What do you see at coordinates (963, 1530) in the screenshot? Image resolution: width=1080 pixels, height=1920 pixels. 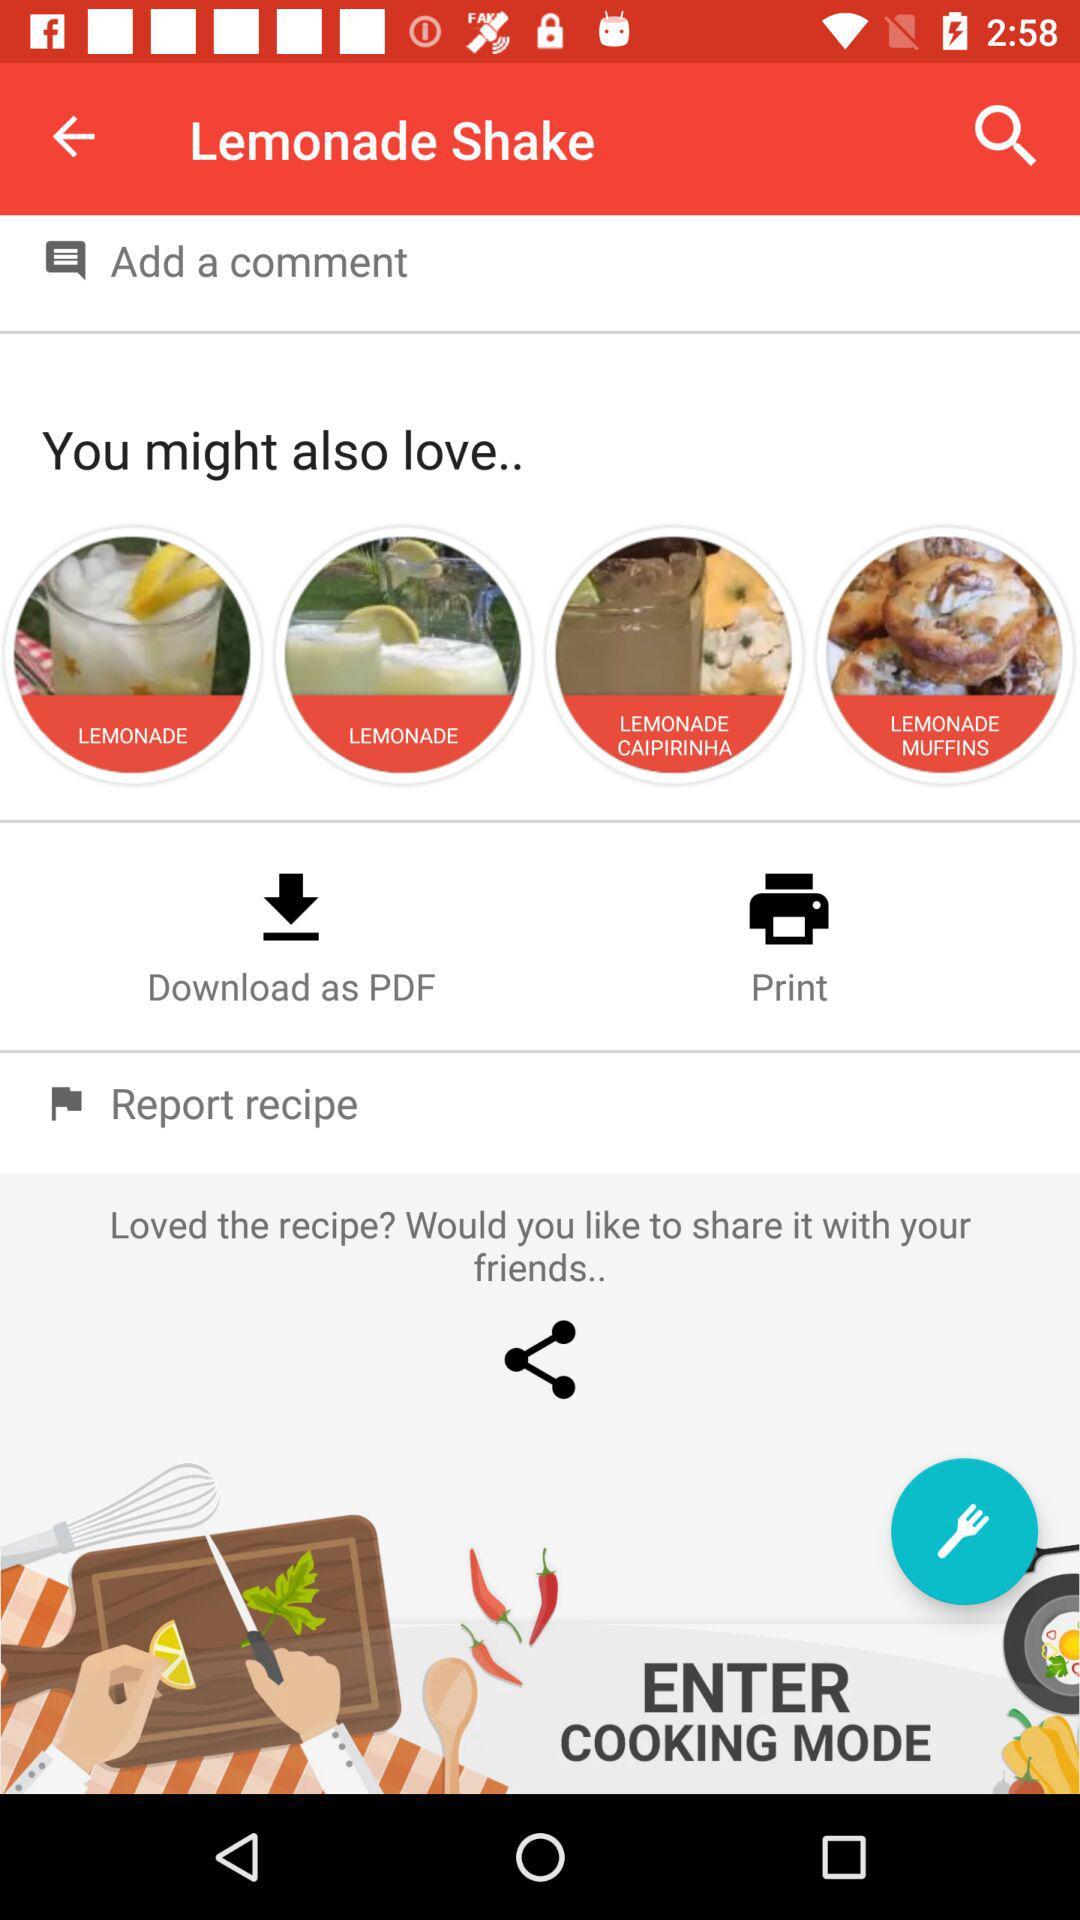 I see `item` at bounding box center [963, 1530].